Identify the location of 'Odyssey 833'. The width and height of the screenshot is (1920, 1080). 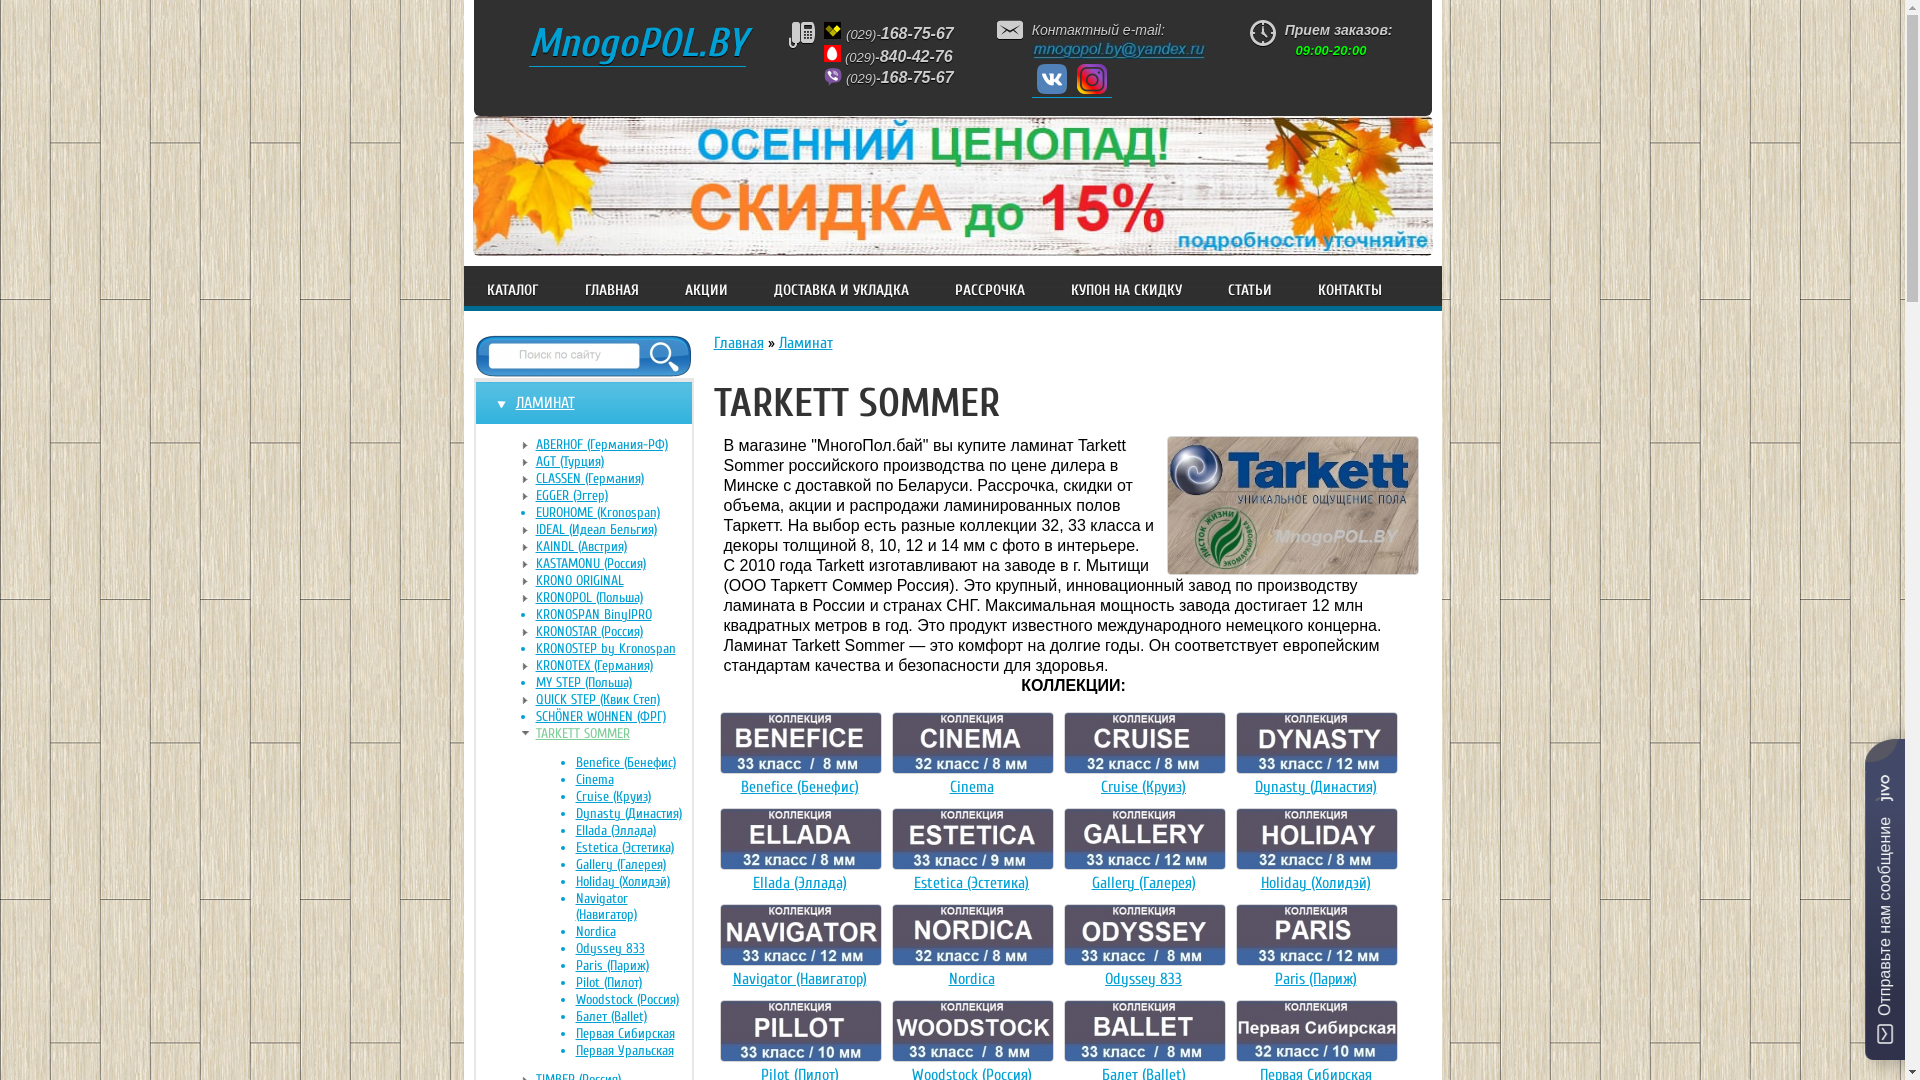
(632, 947).